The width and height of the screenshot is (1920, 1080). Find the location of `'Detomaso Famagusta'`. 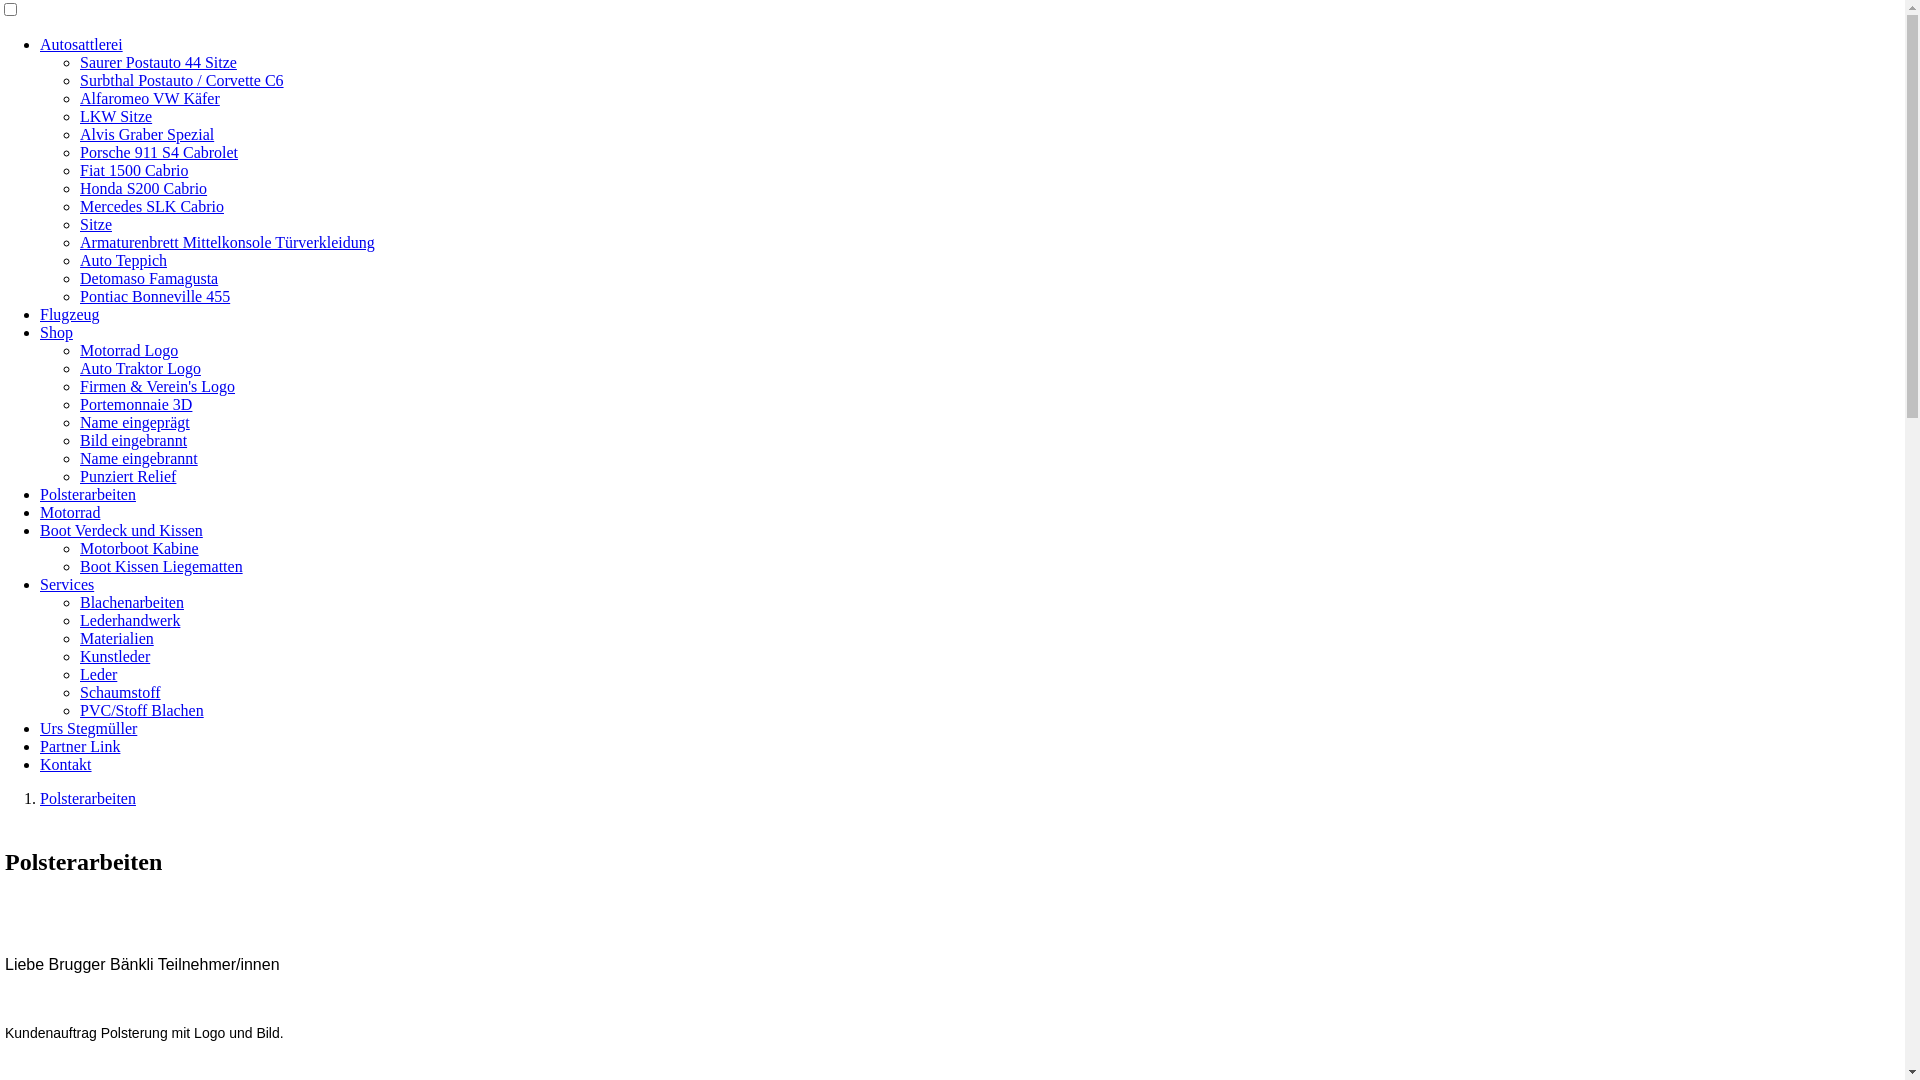

'Detomaso Famagusta' is located at coordinates (147, 278).